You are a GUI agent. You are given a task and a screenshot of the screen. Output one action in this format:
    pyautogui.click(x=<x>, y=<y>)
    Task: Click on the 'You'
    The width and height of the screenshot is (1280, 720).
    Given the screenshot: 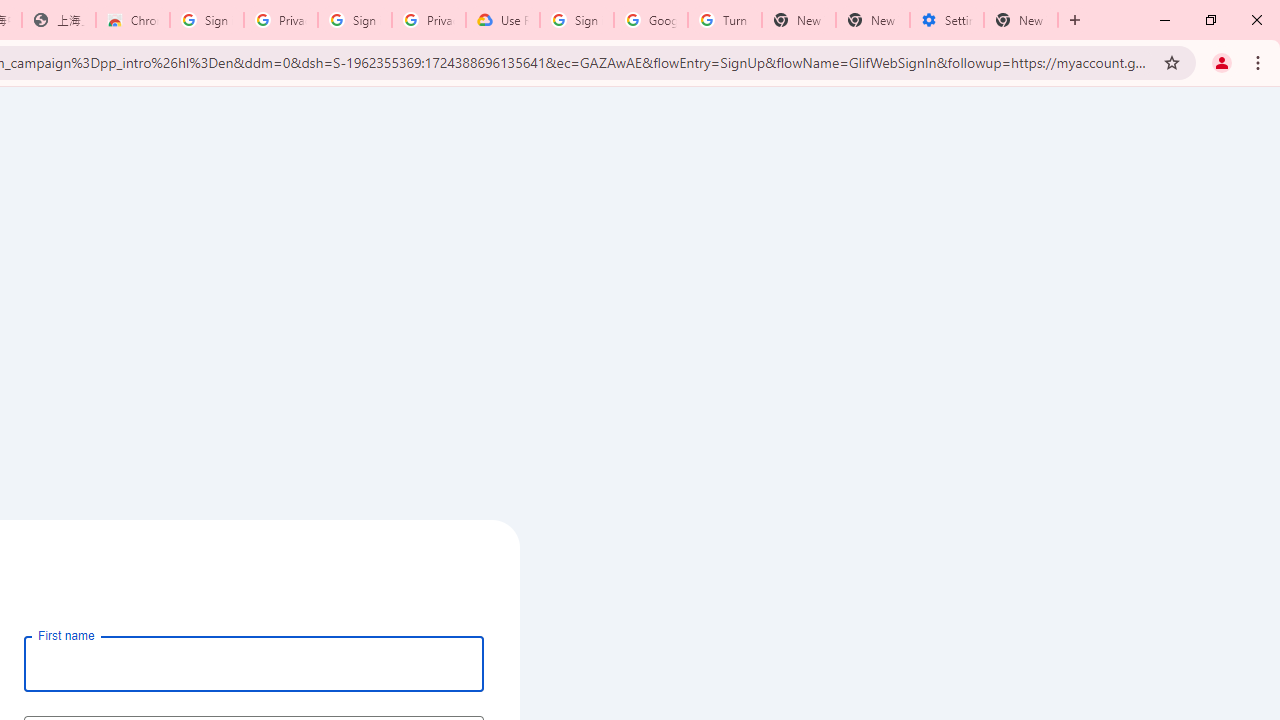 What is the action you would take?
    pyautogui.click(x=1220, y=61)
    